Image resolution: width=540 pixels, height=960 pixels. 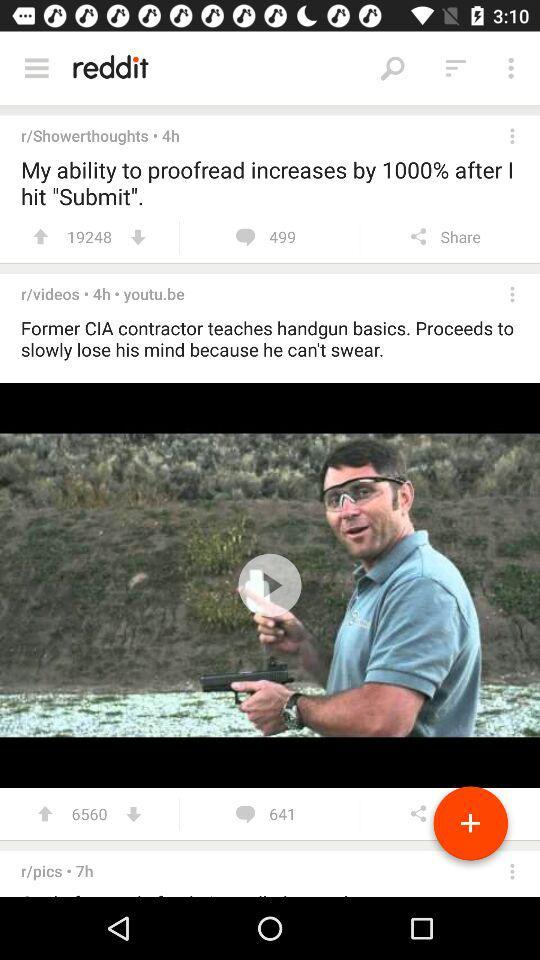 I want to click on the third more button from top, so click(x=512, y=293).